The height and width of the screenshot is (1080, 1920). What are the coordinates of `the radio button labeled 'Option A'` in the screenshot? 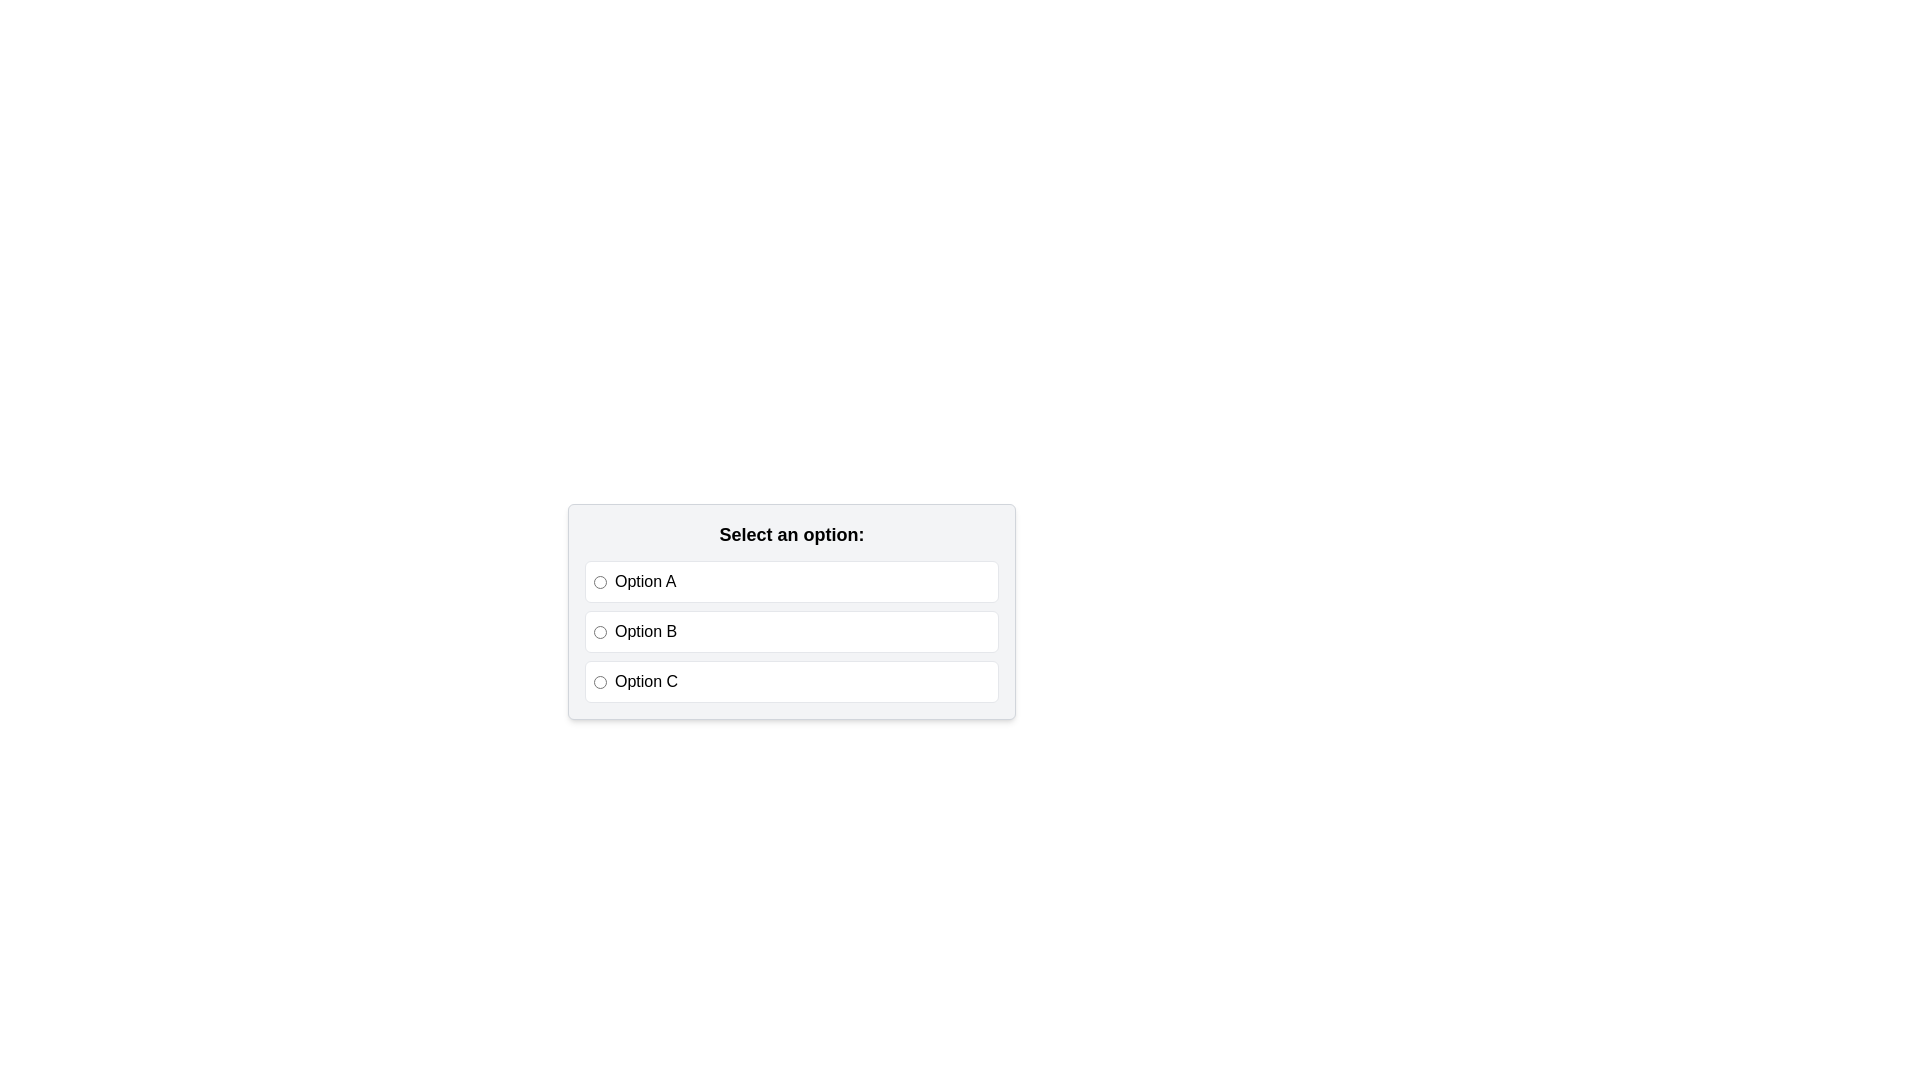 It's located at (791, 582).